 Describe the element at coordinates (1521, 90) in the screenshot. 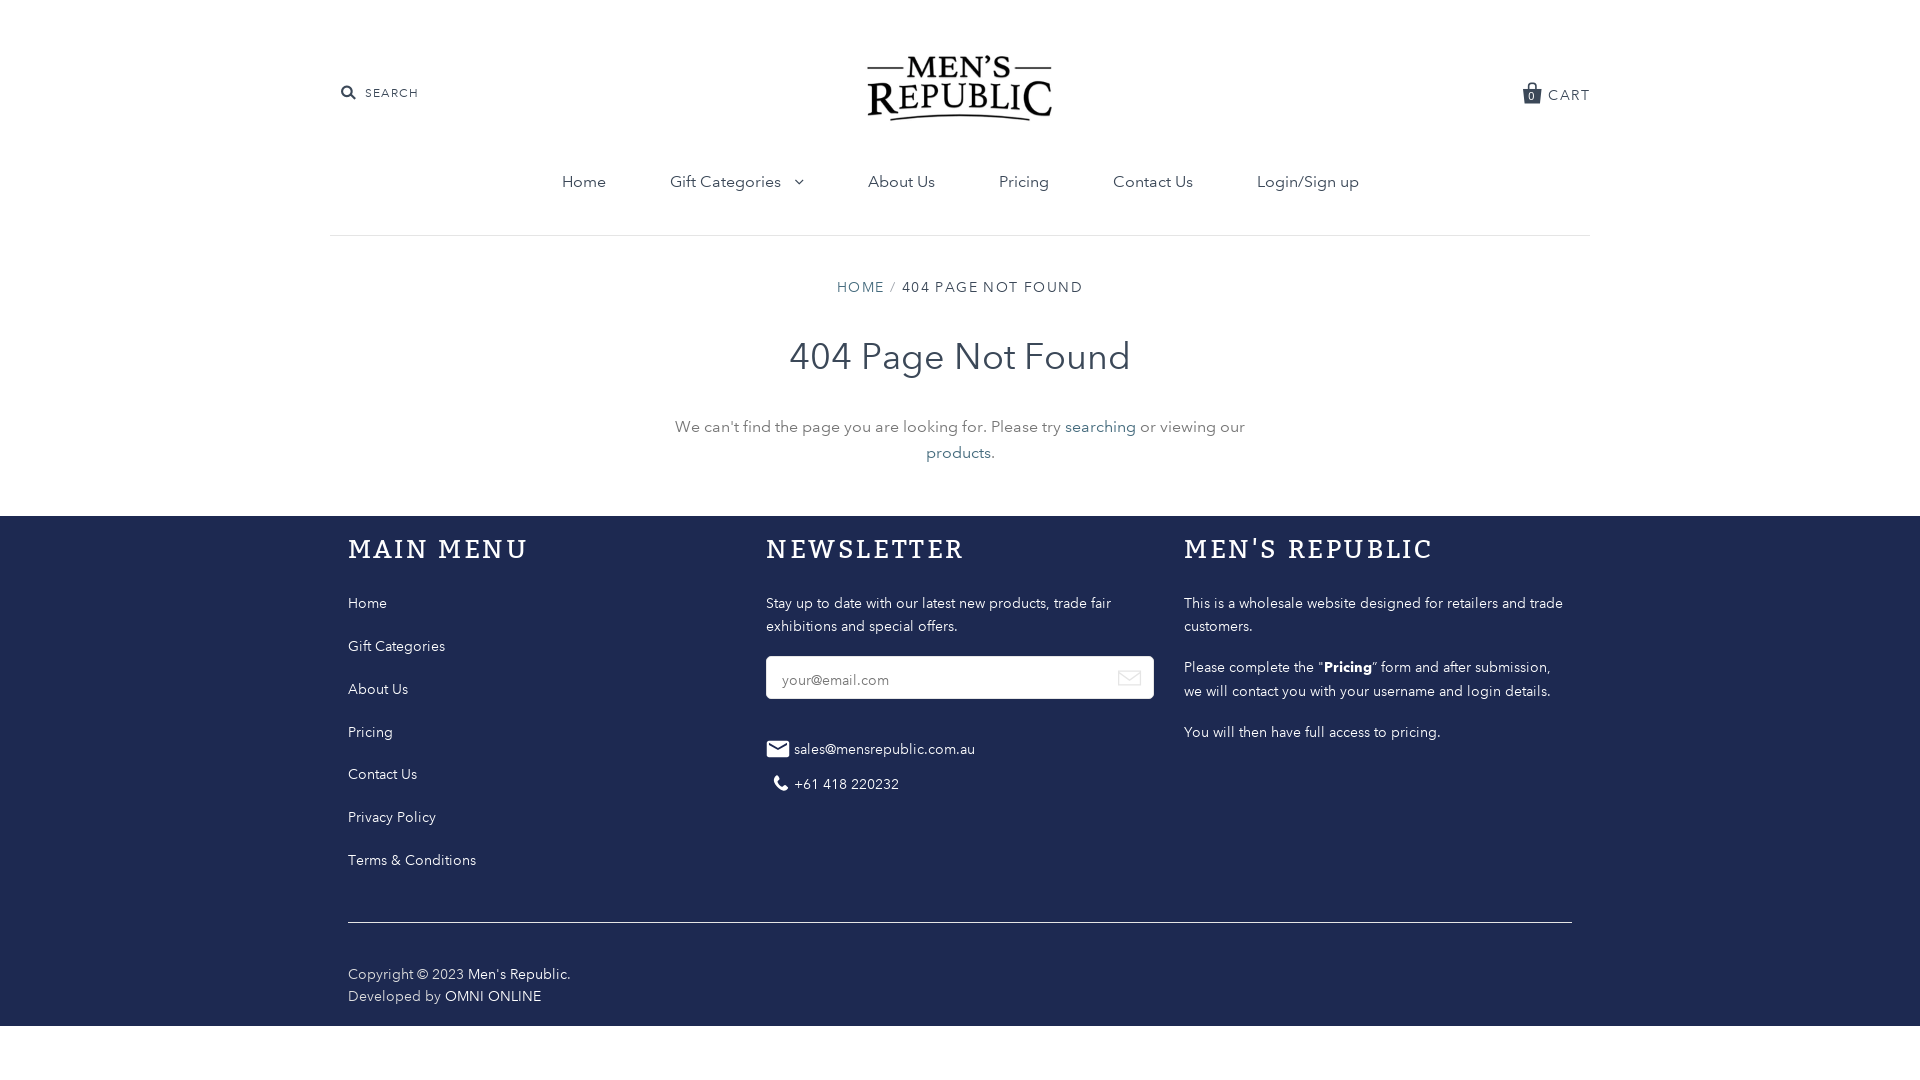

I see `'0` at that location.